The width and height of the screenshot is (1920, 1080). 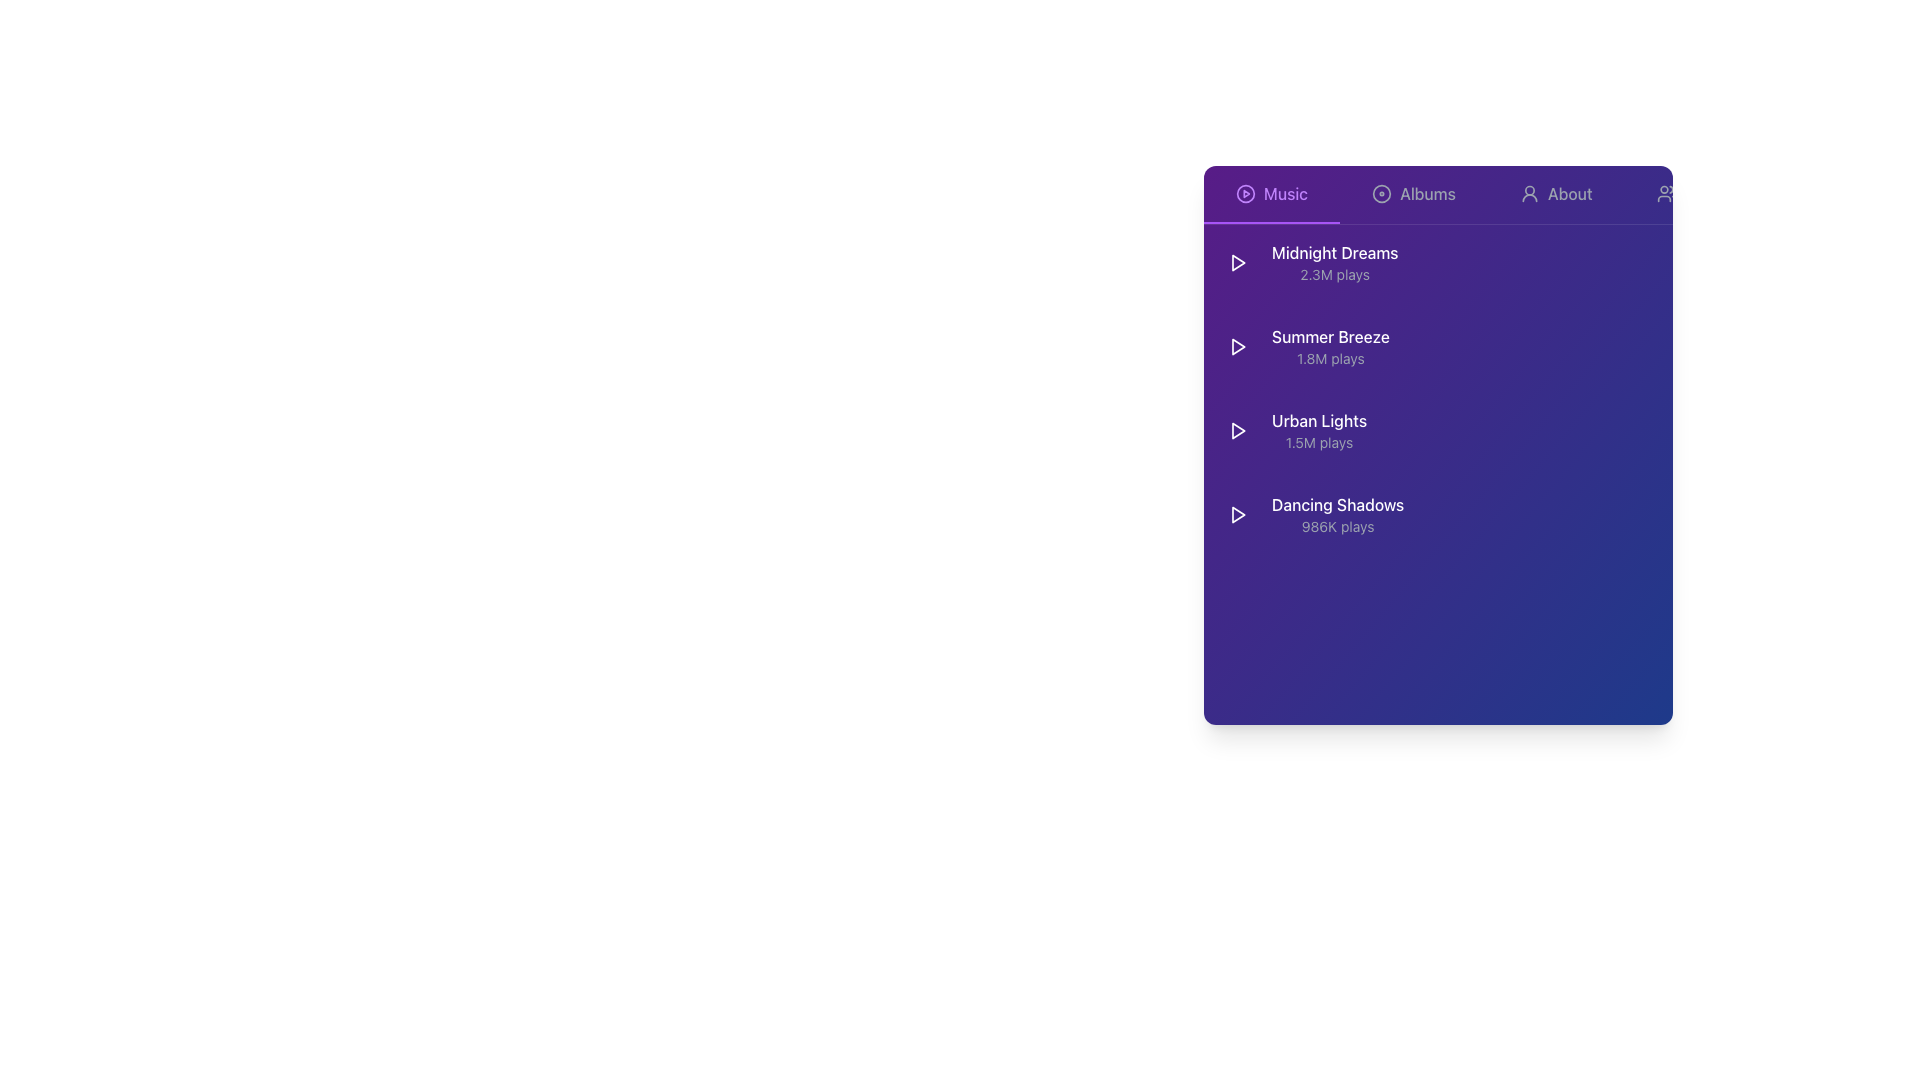 I want to click on the play button for the song 'Midnight Dreams' to play the associated song, so click(x=1237, y=261).